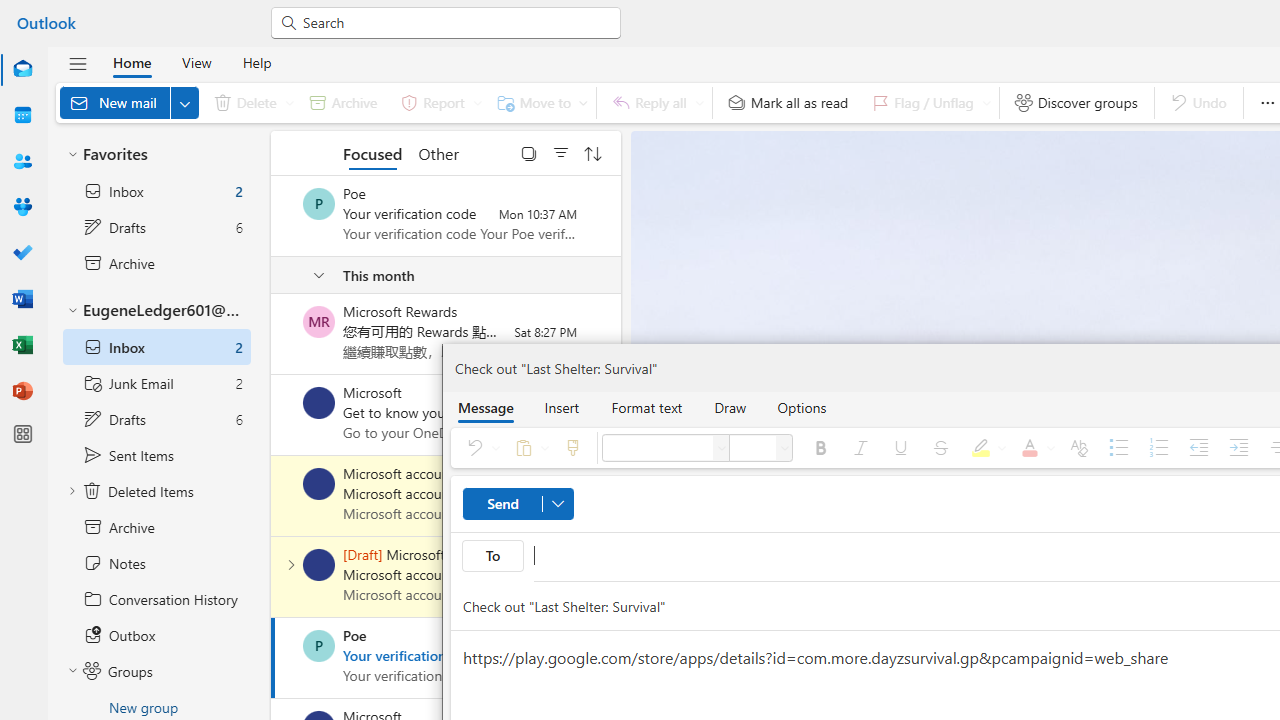 Image resolution: width=1280 pixels, height=720 pixels. What do you see at coordinates (196, 61) in the screenshot?
I see `'View'` at bounding box center [196, 61].